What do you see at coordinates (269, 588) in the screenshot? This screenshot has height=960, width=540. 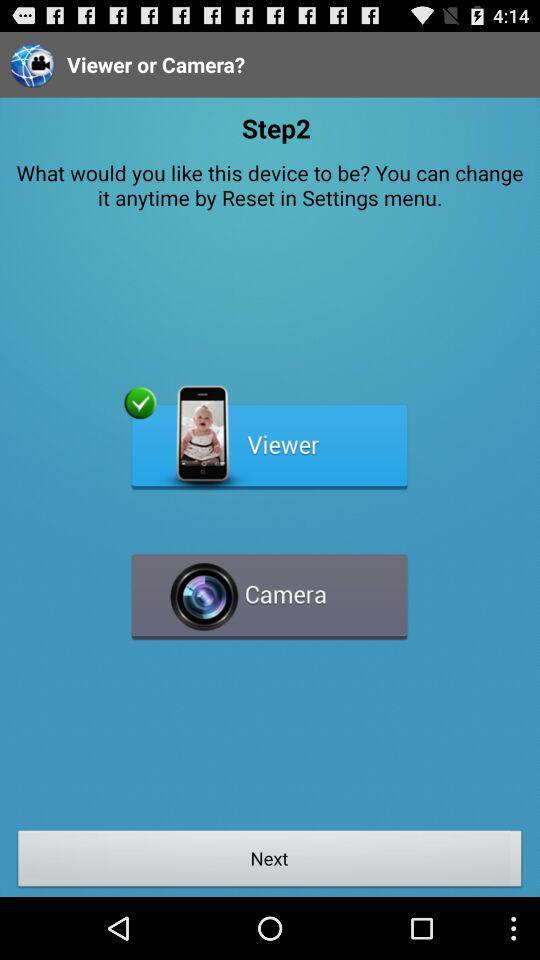 I see `icon above the next` at bounding box center [269, 588].